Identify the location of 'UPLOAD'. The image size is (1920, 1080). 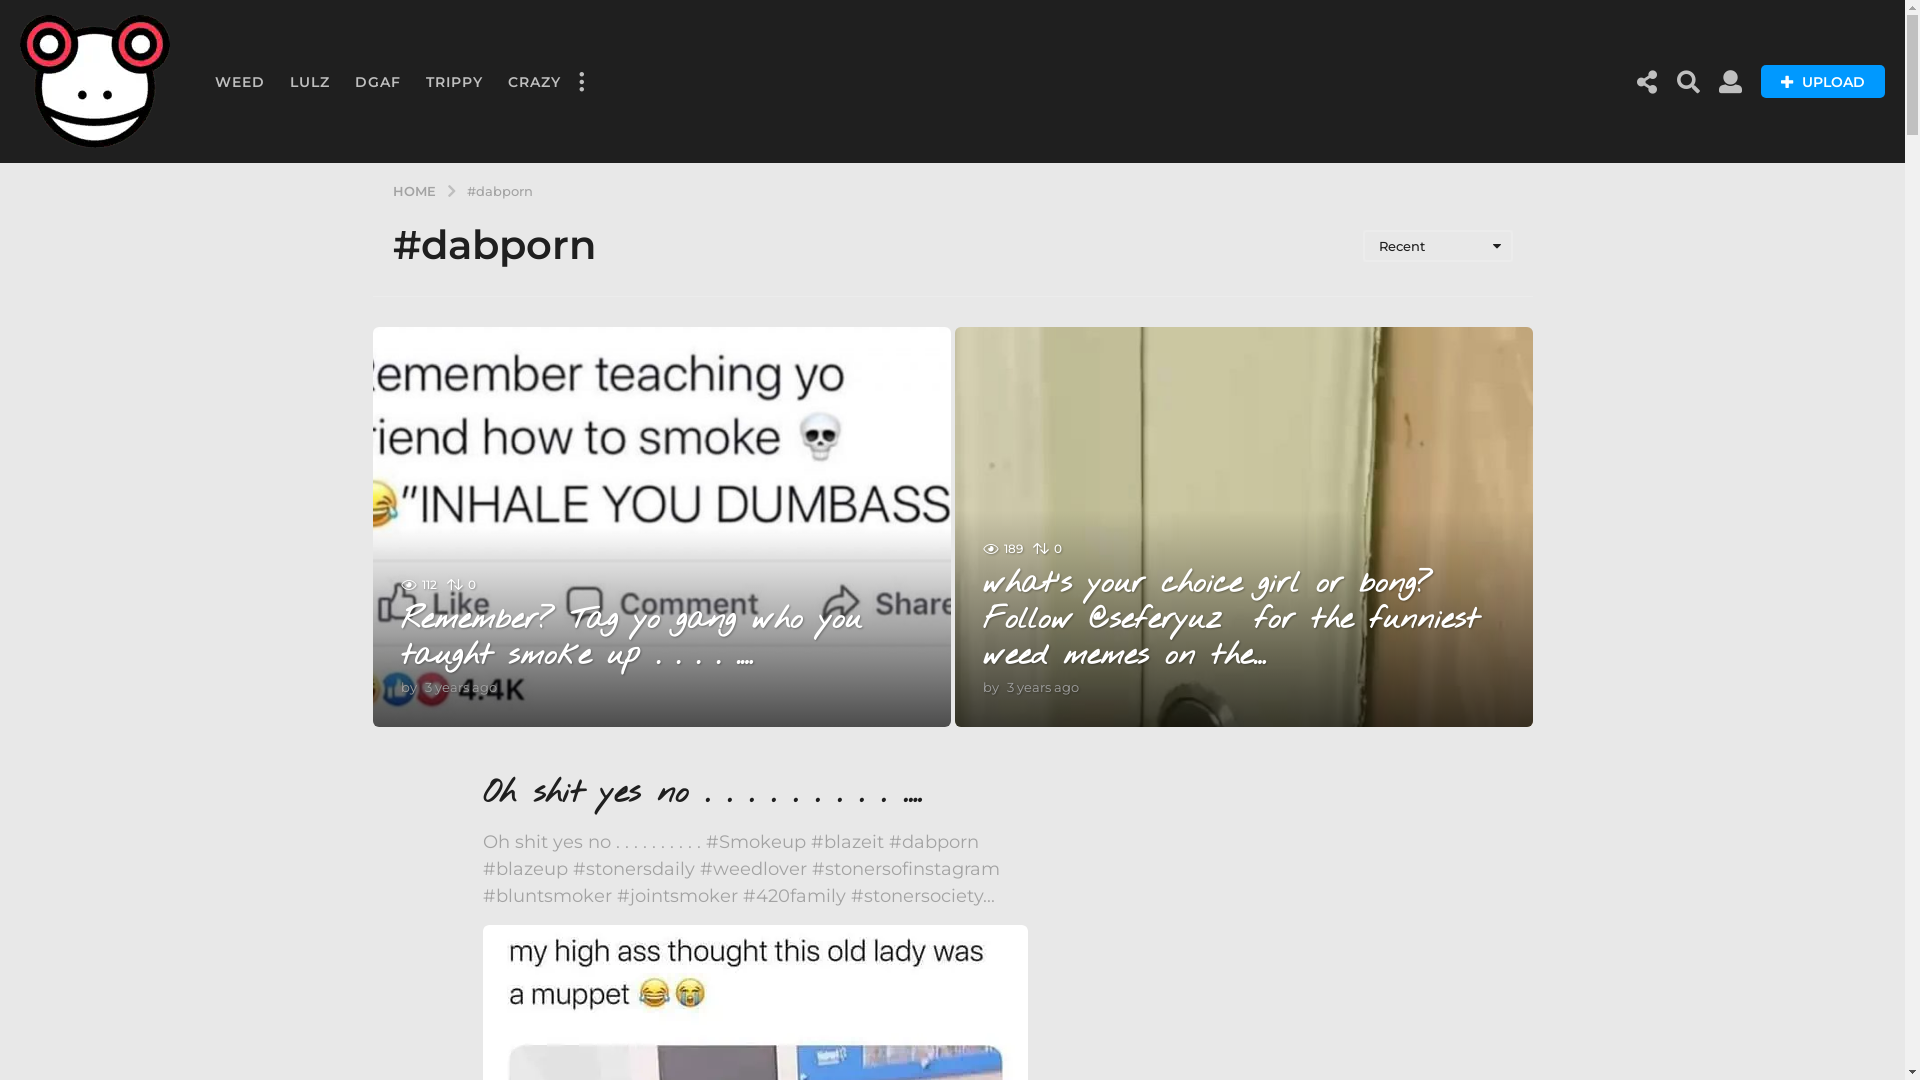
(1823, 80).